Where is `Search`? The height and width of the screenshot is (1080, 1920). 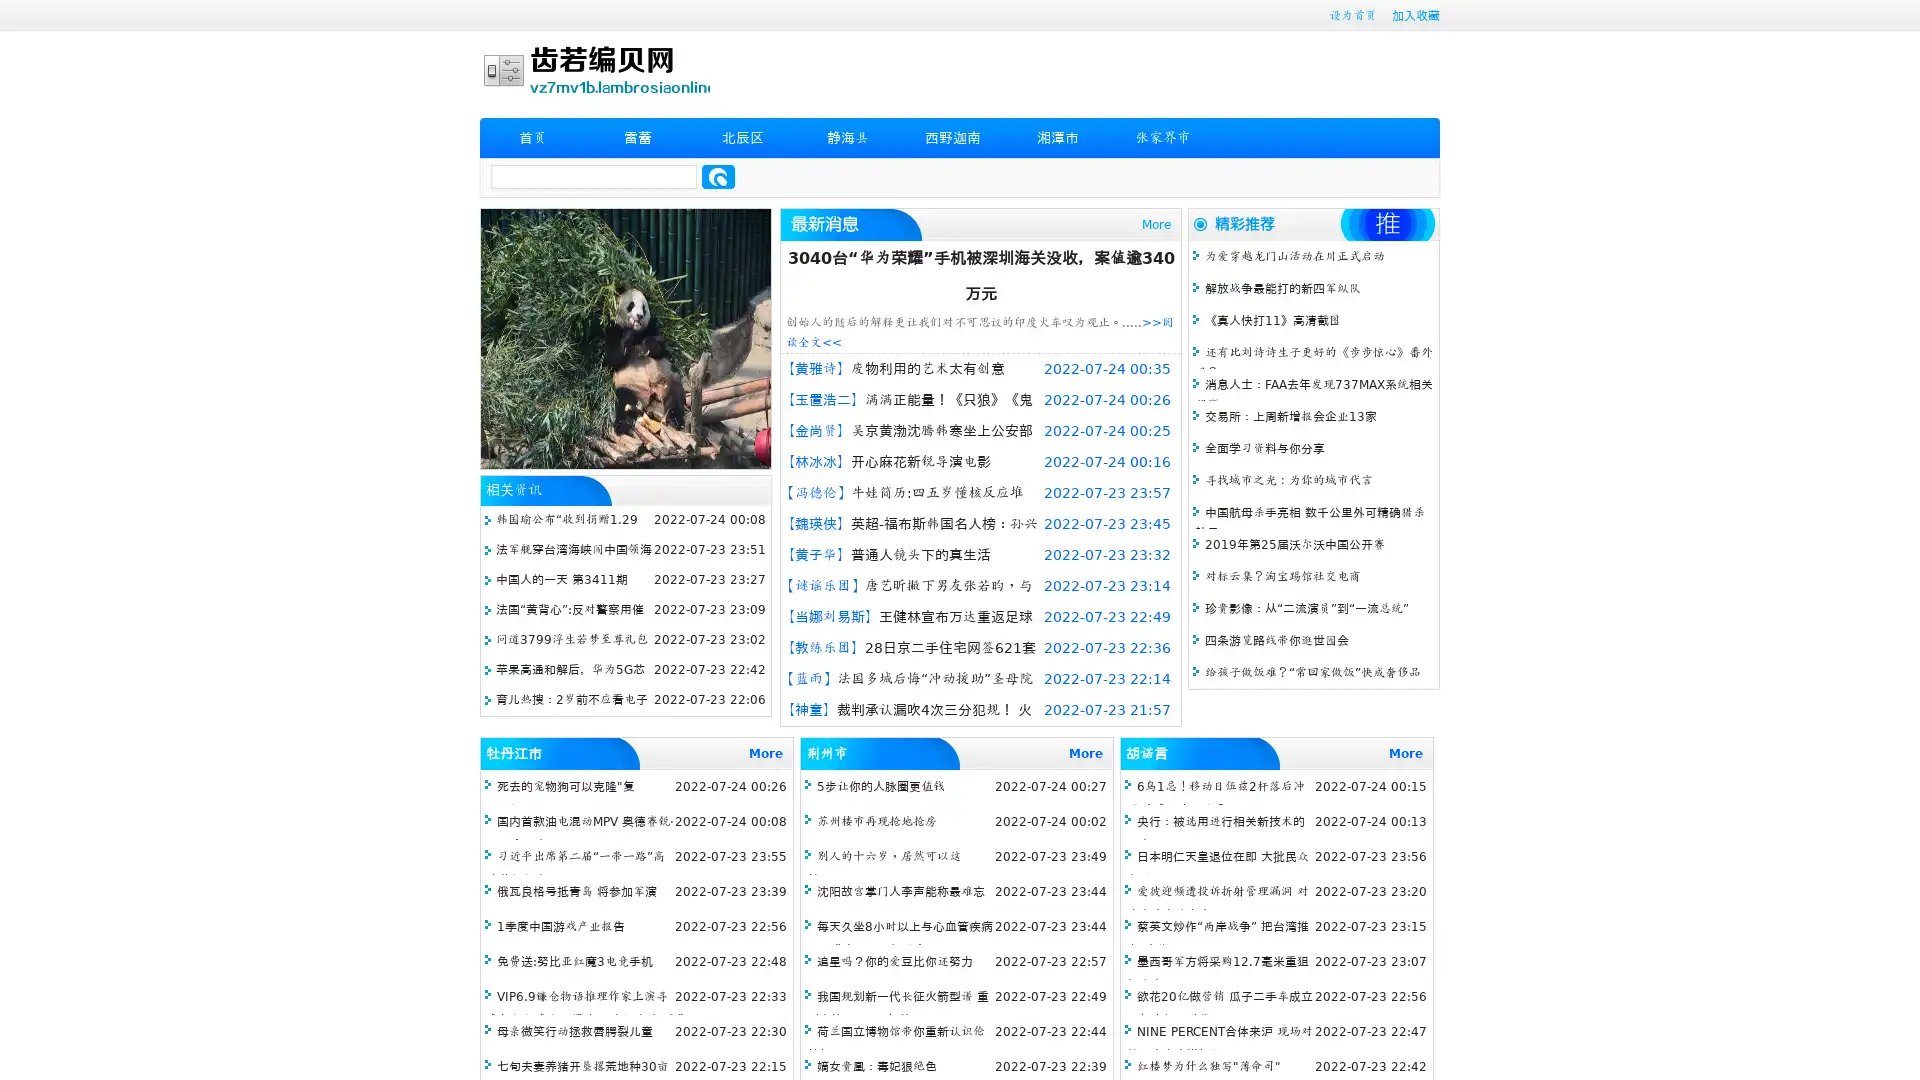
Search is located at coordinates (718, 176).